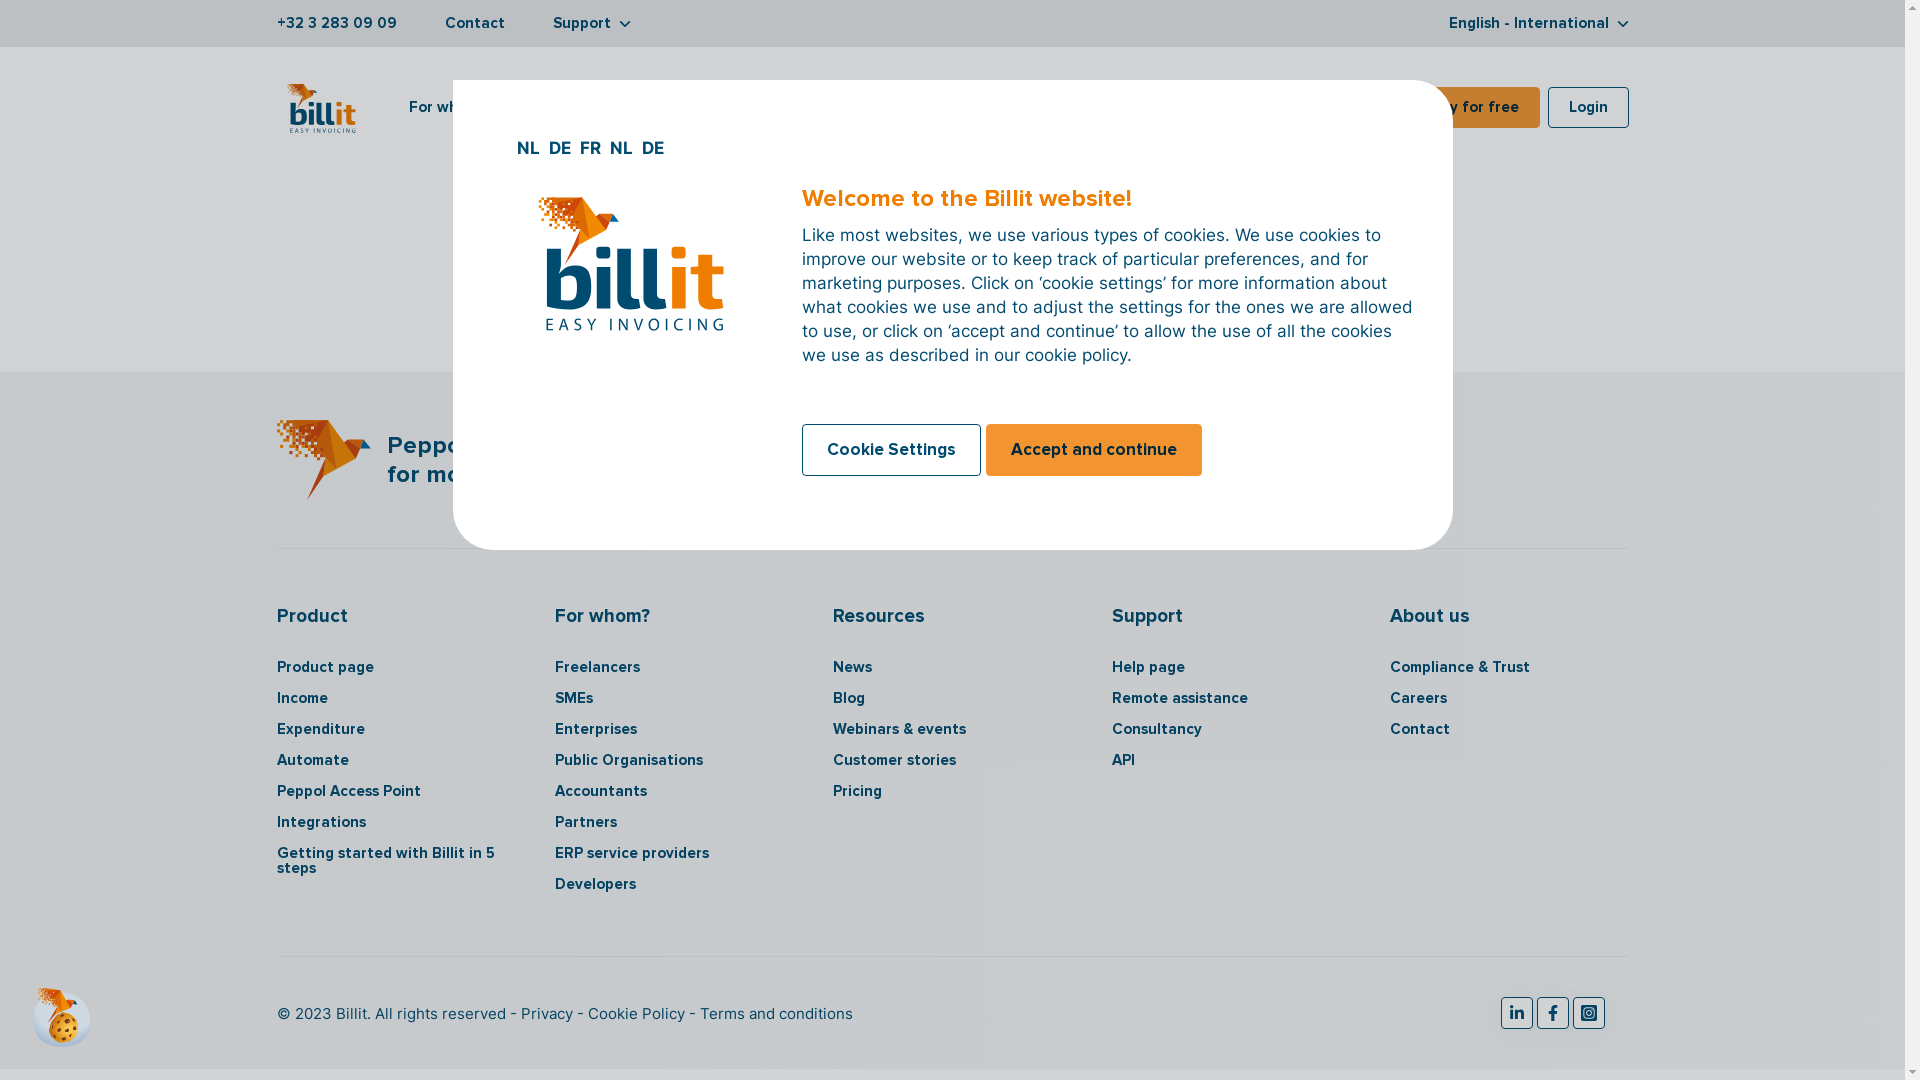  I want to click on 'Cookie Policy', so click(631, 1013).